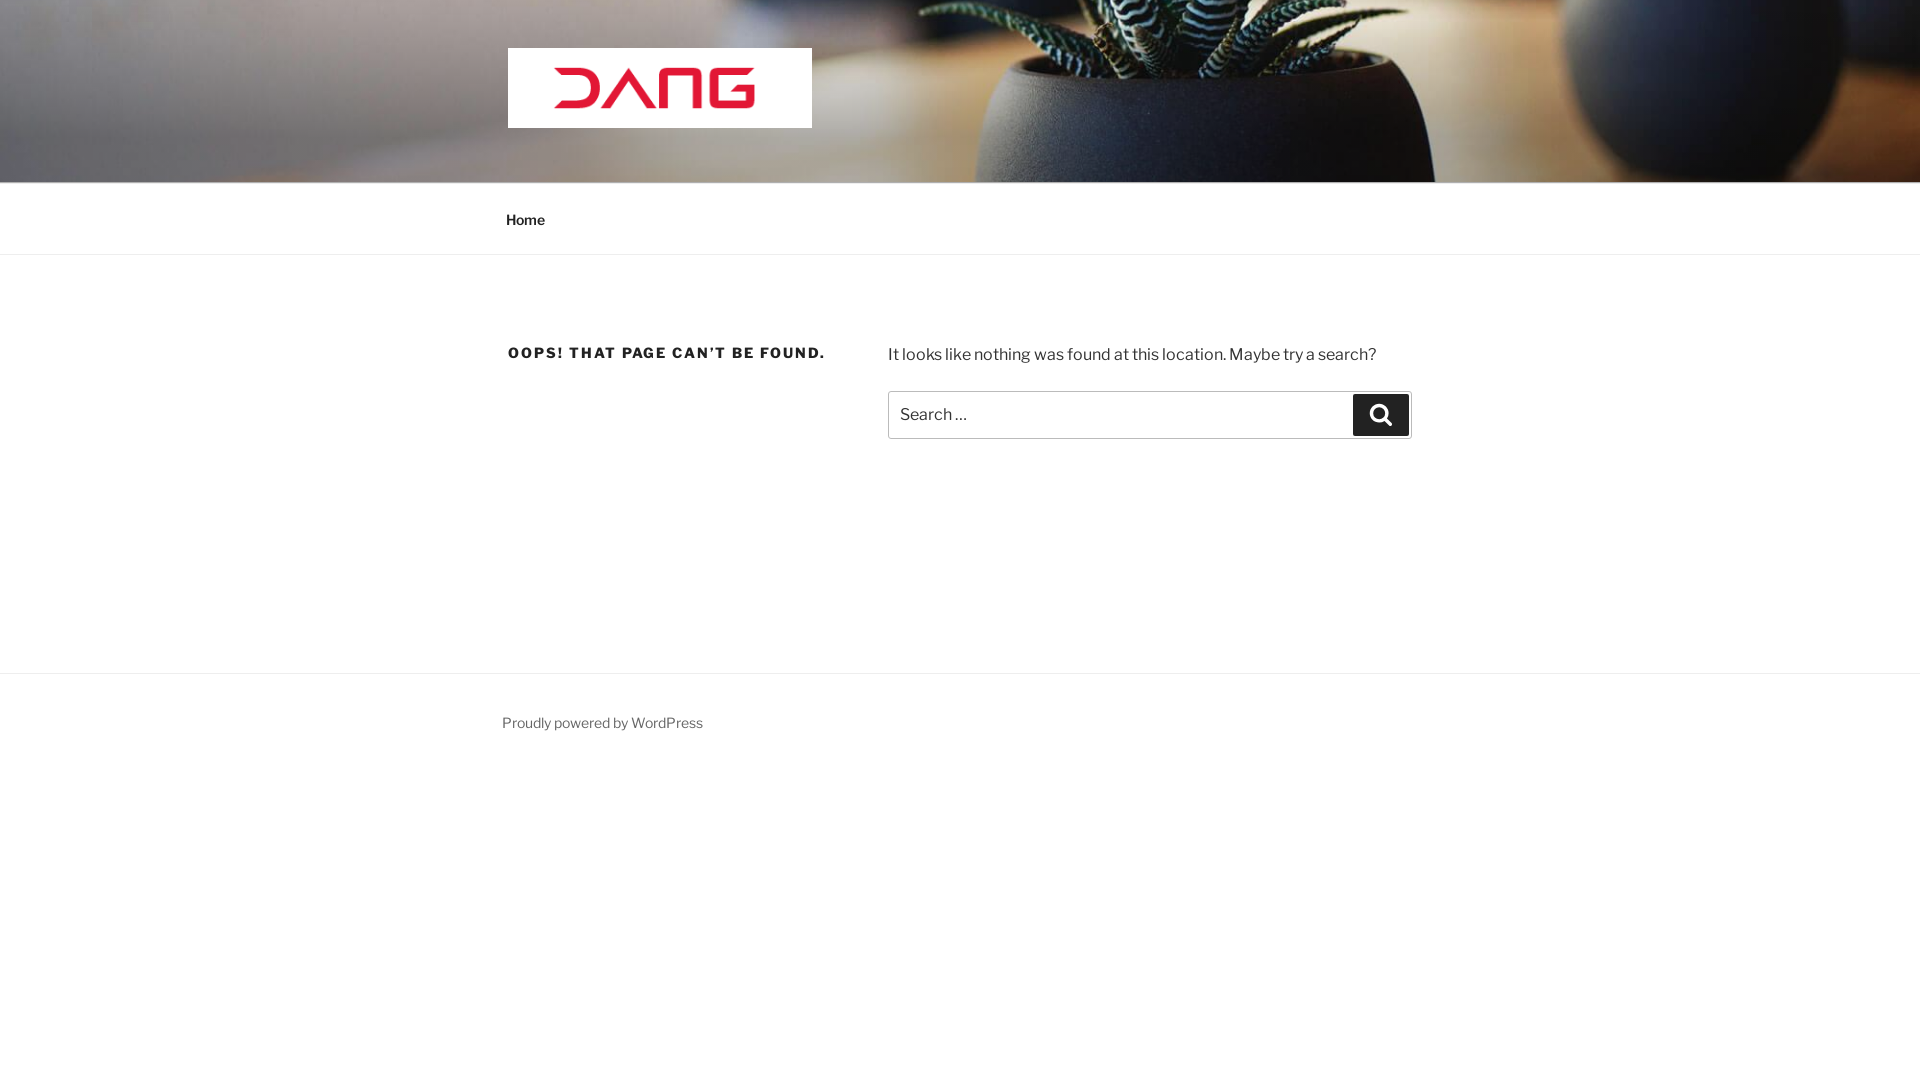  What do you see at coordinates (1380, 414) in the screenshot?
I see `'Search'` at bounding box center [1380, 414].